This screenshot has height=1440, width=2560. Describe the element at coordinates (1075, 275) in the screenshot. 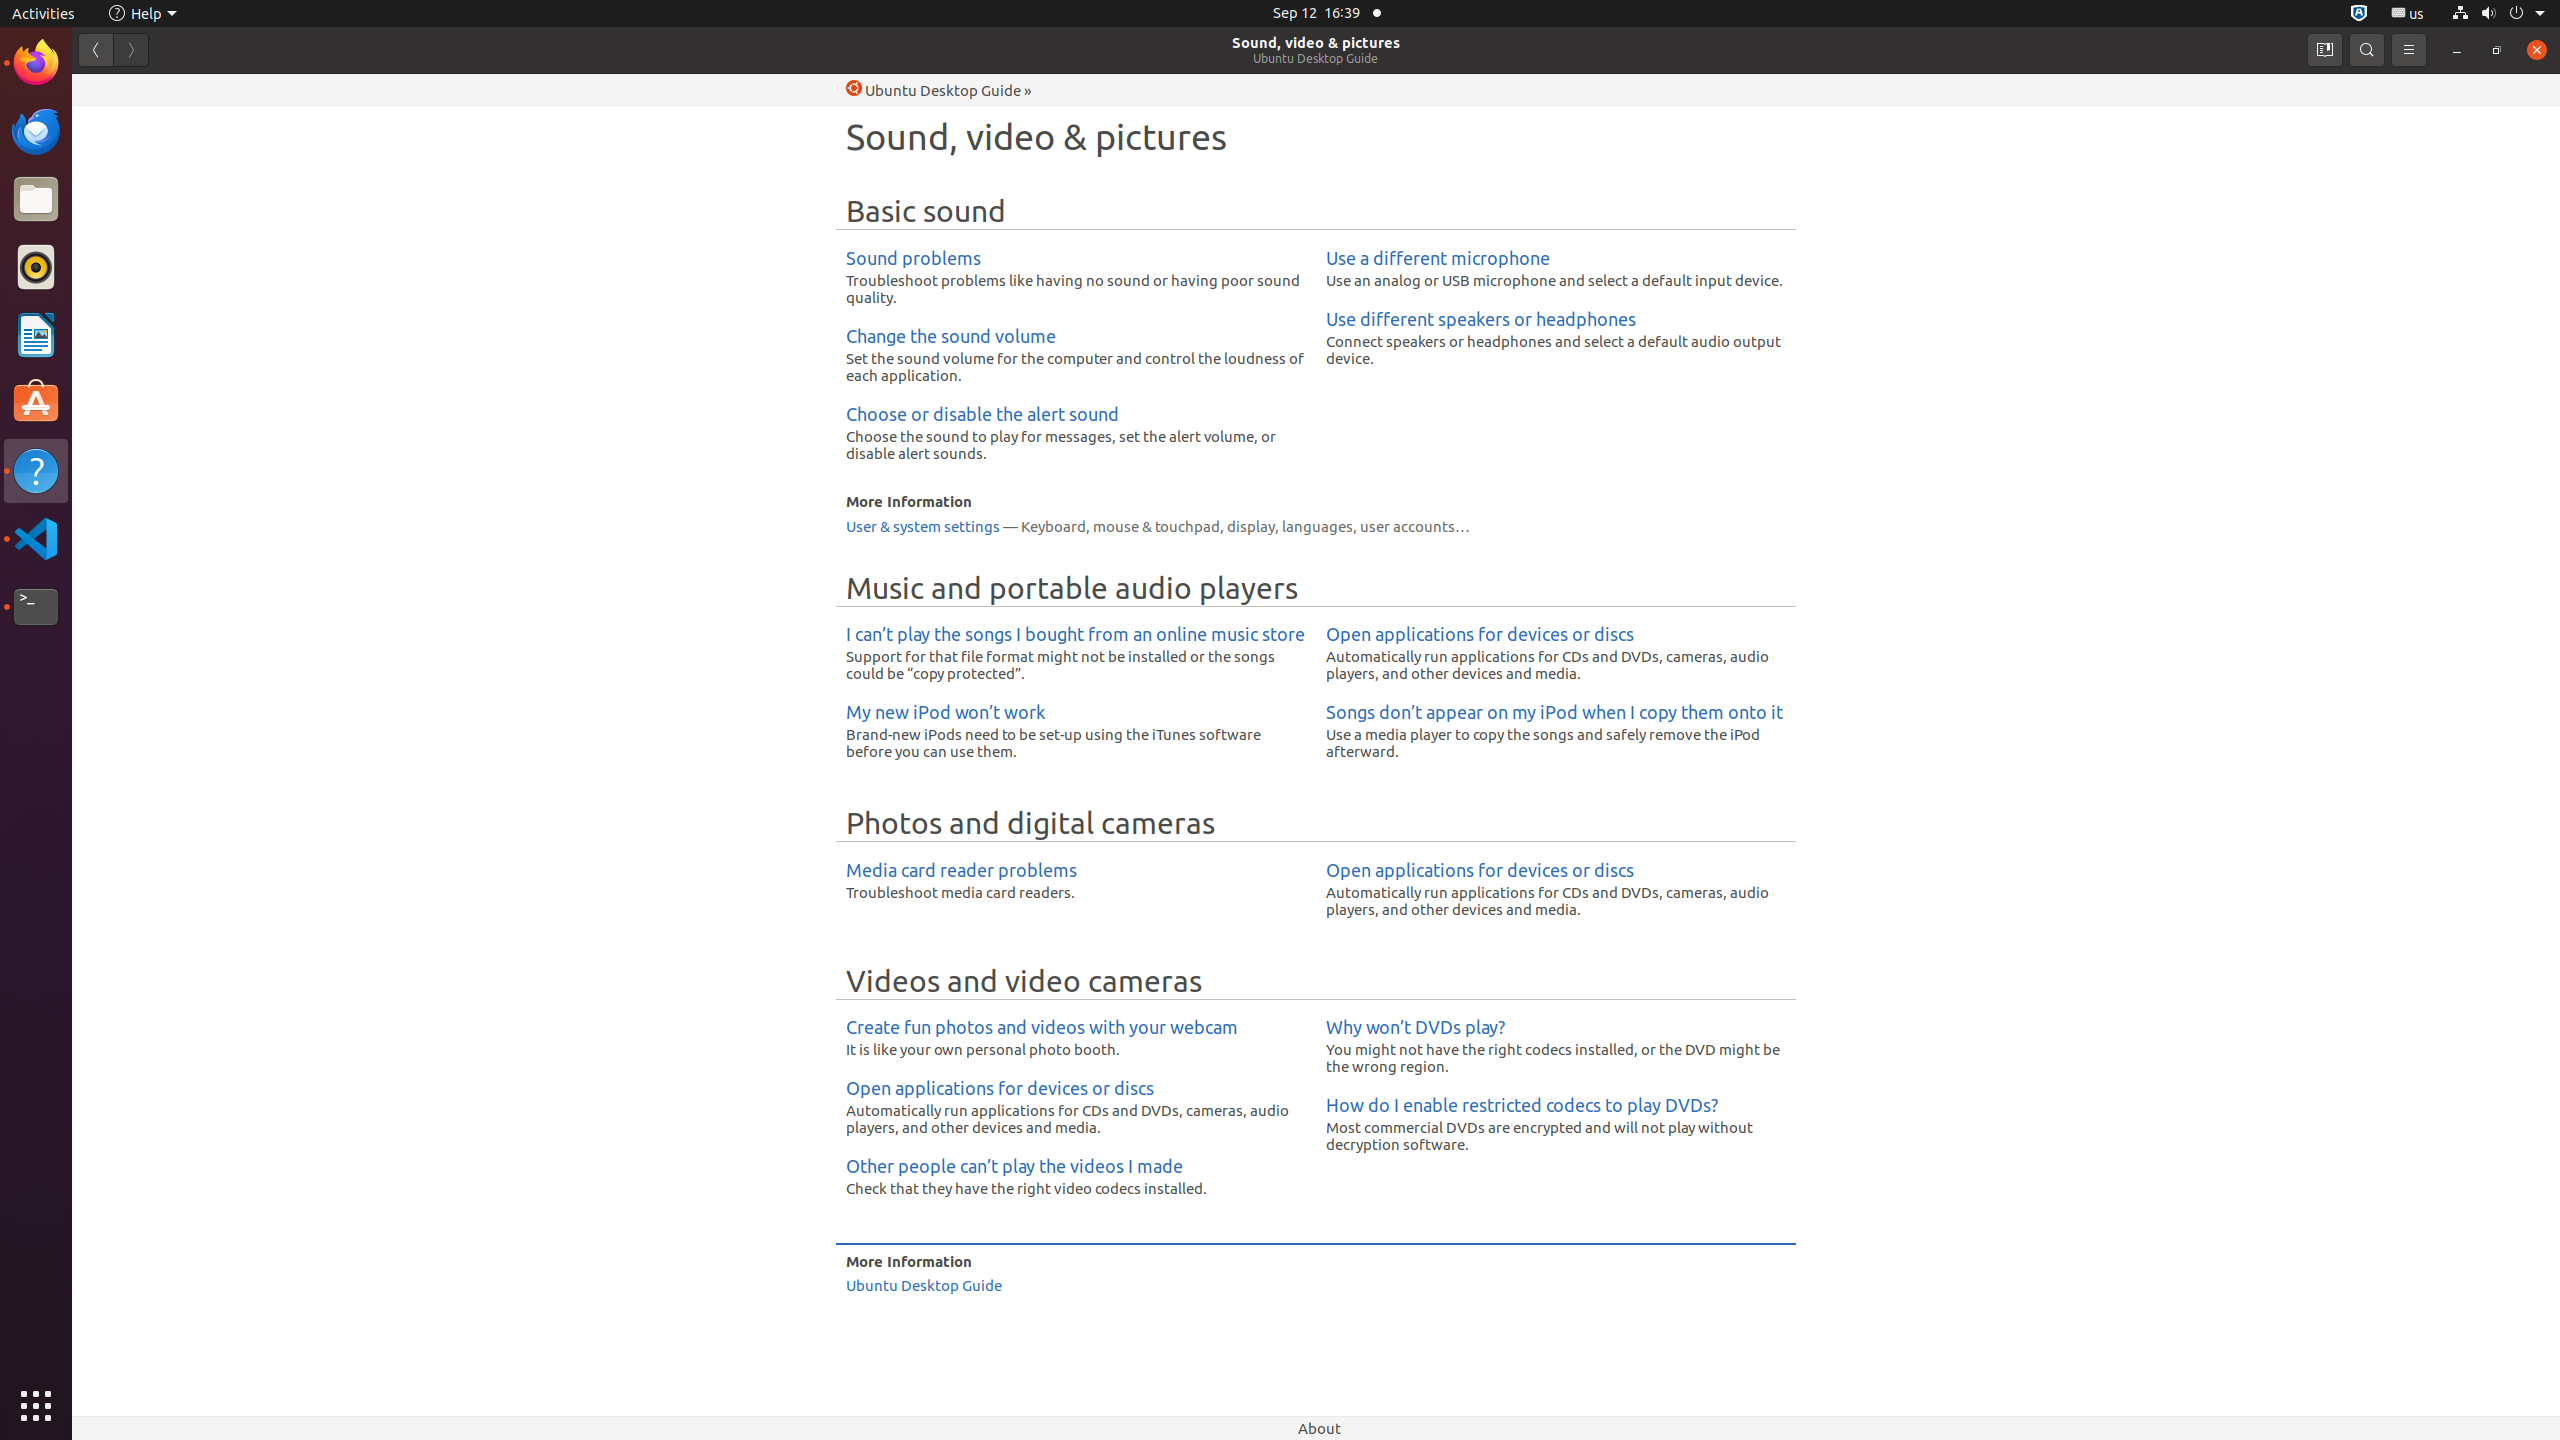

I see `'Sound problems Troubleshoot problems like having no sound or having poor sound quality.'` at that location.